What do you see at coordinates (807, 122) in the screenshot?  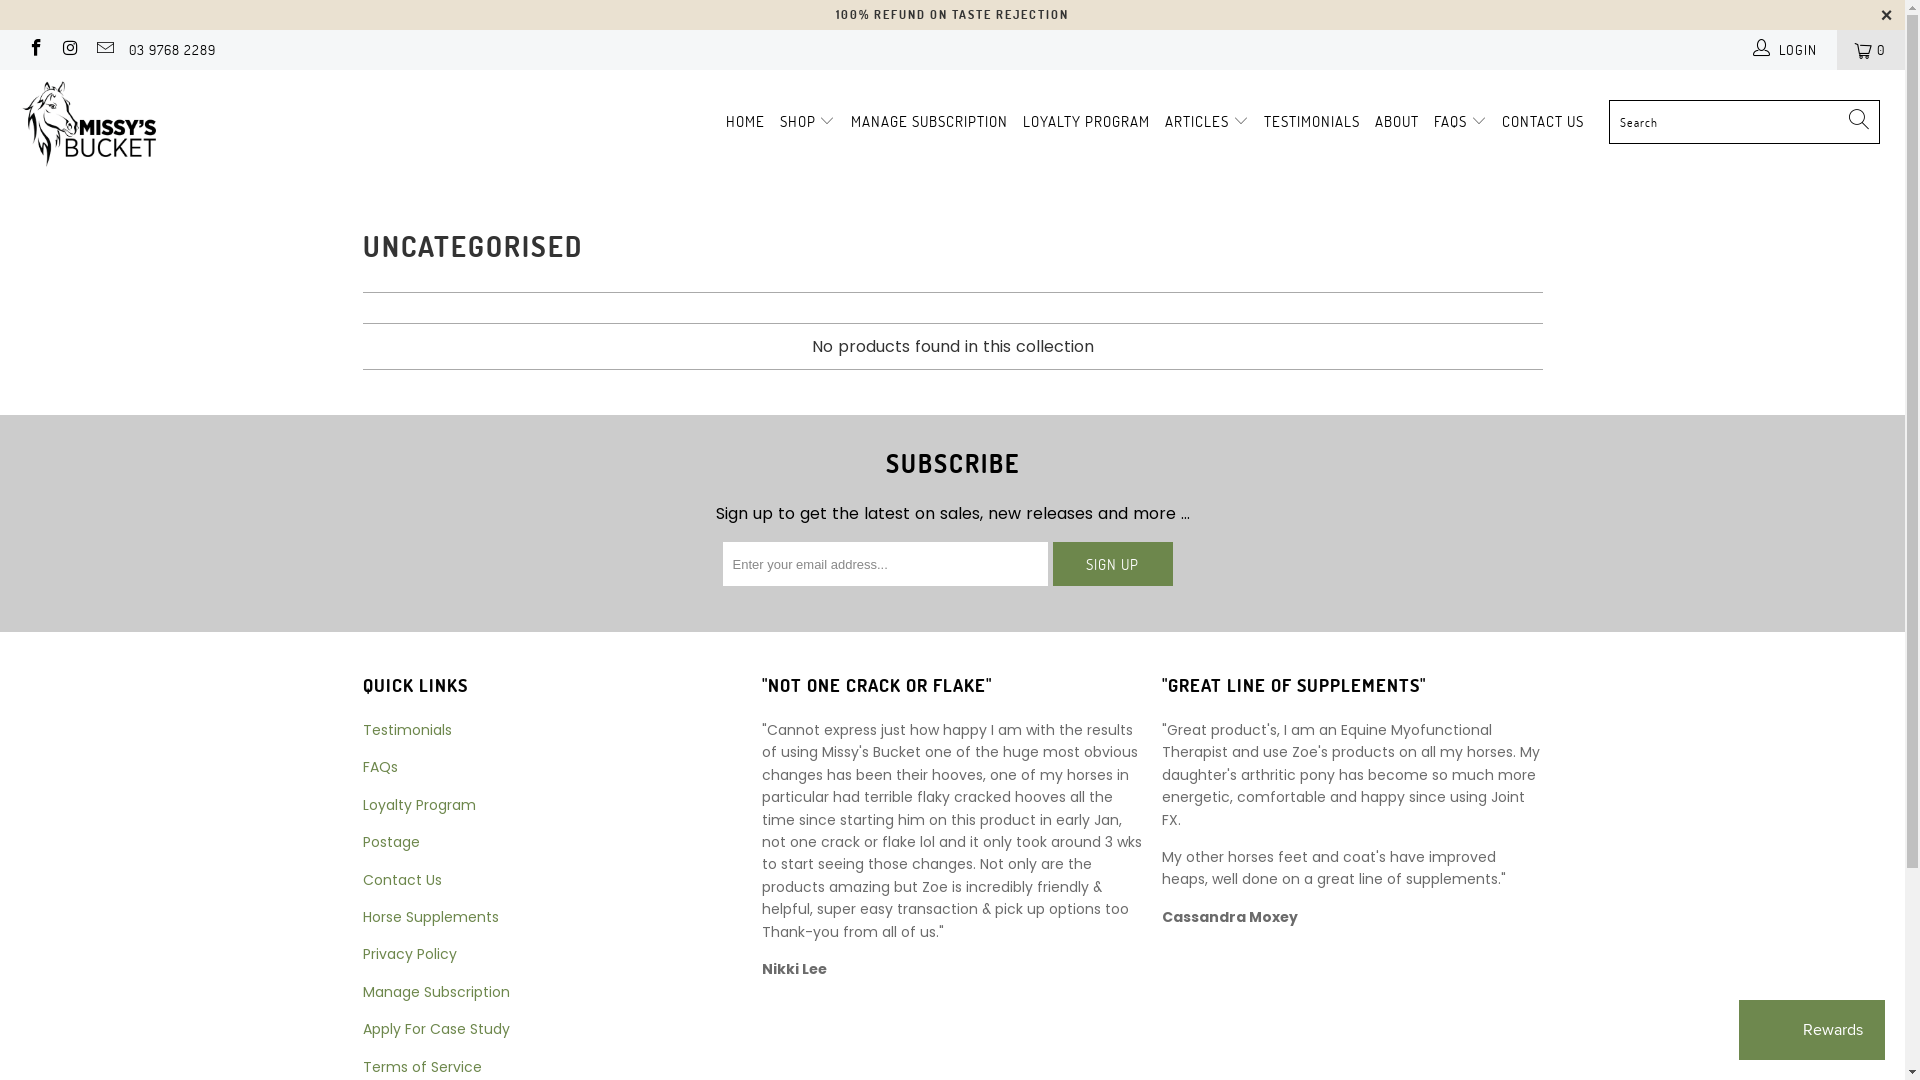 I see `'SHOP'` at bounding box center [807, 122].